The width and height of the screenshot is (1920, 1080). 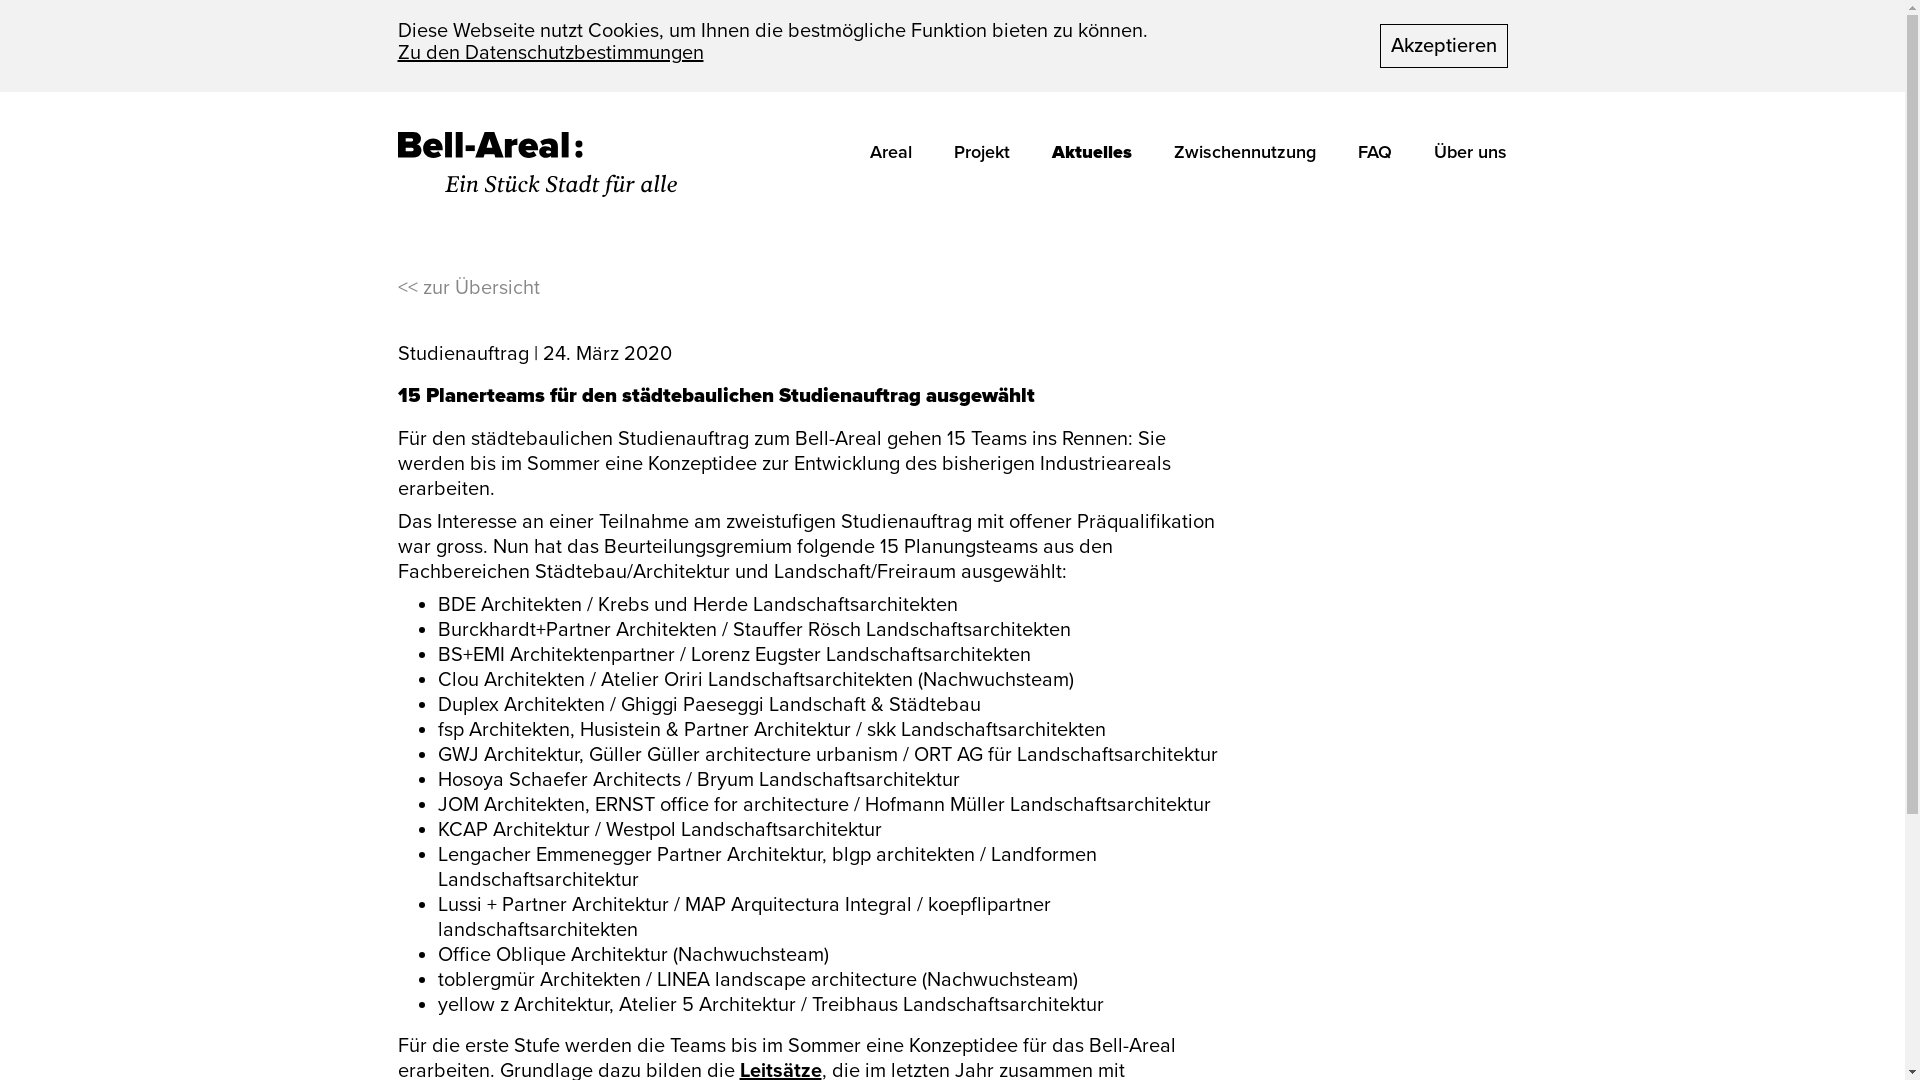 I want to click on 'Home', so click(x=537, y=163).